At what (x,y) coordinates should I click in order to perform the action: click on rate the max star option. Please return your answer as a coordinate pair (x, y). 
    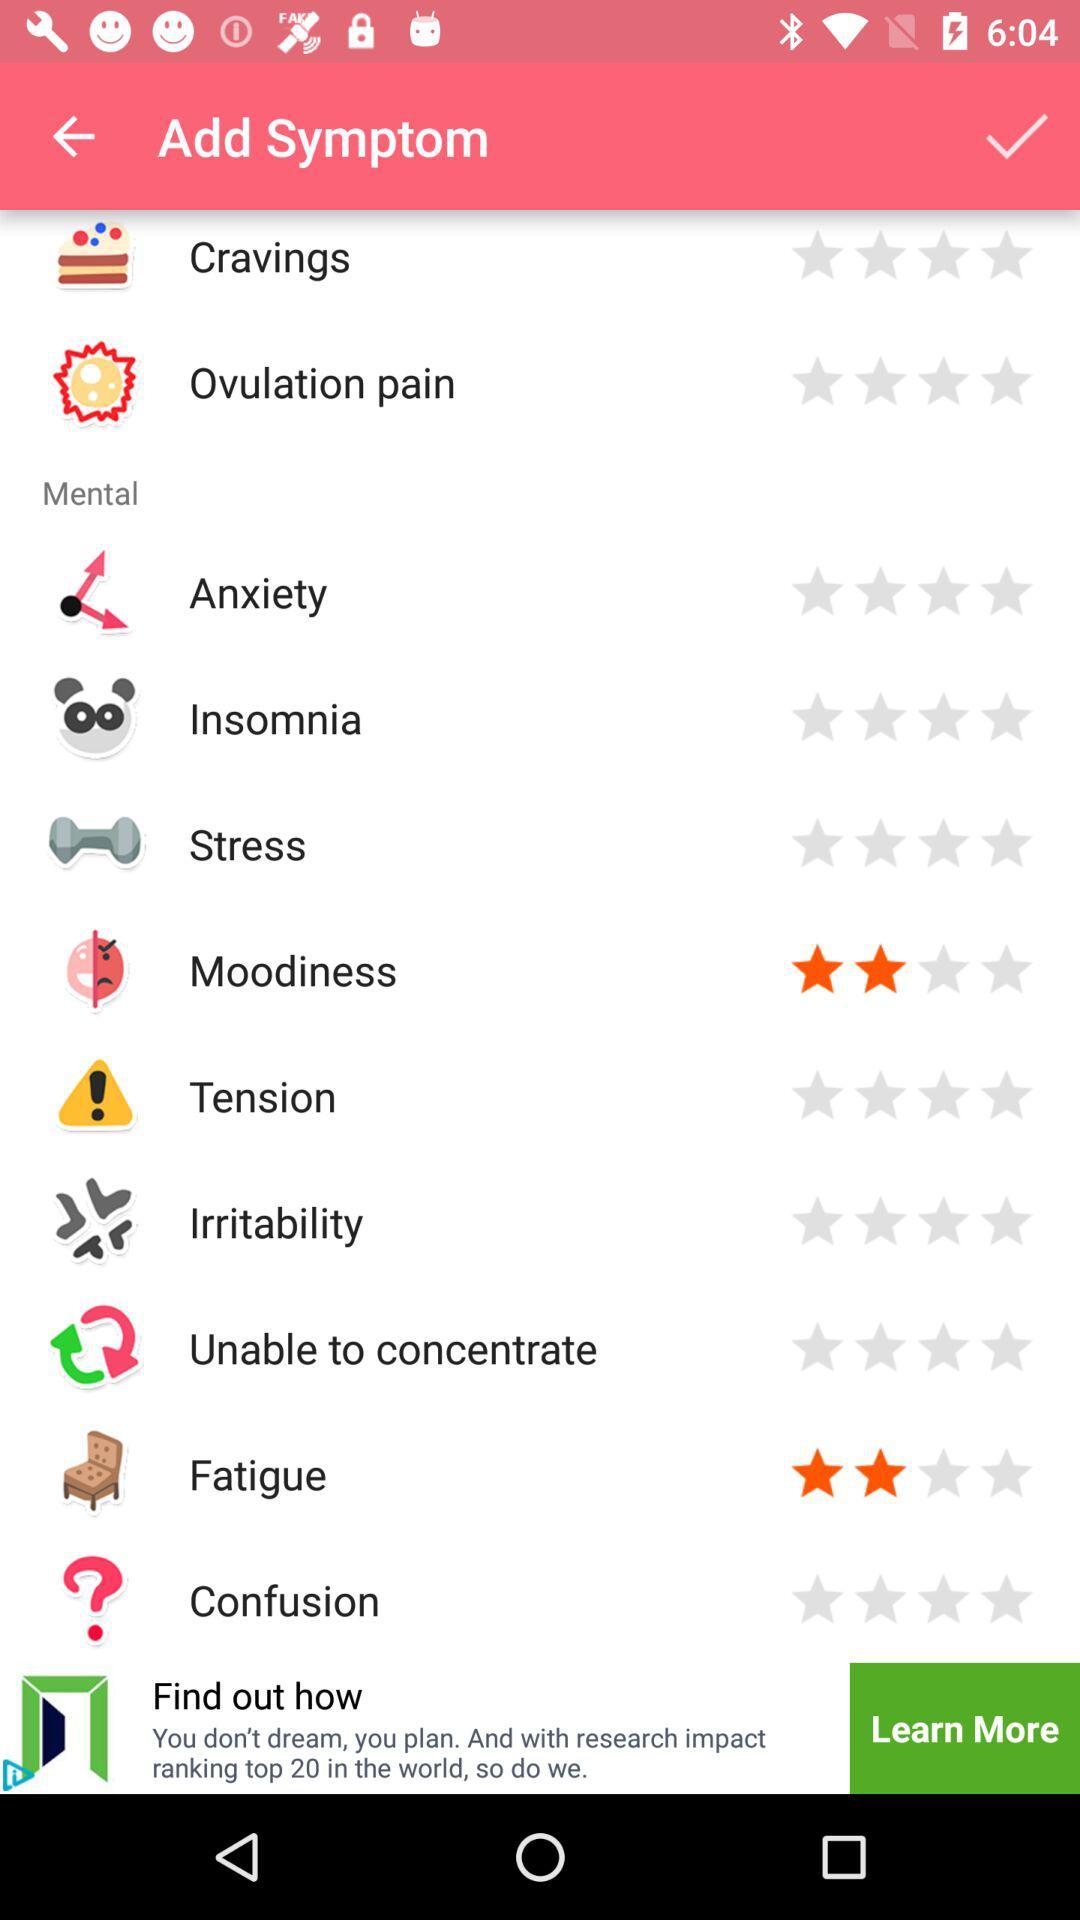
    Looking at the image, I should click on (1006, 969).